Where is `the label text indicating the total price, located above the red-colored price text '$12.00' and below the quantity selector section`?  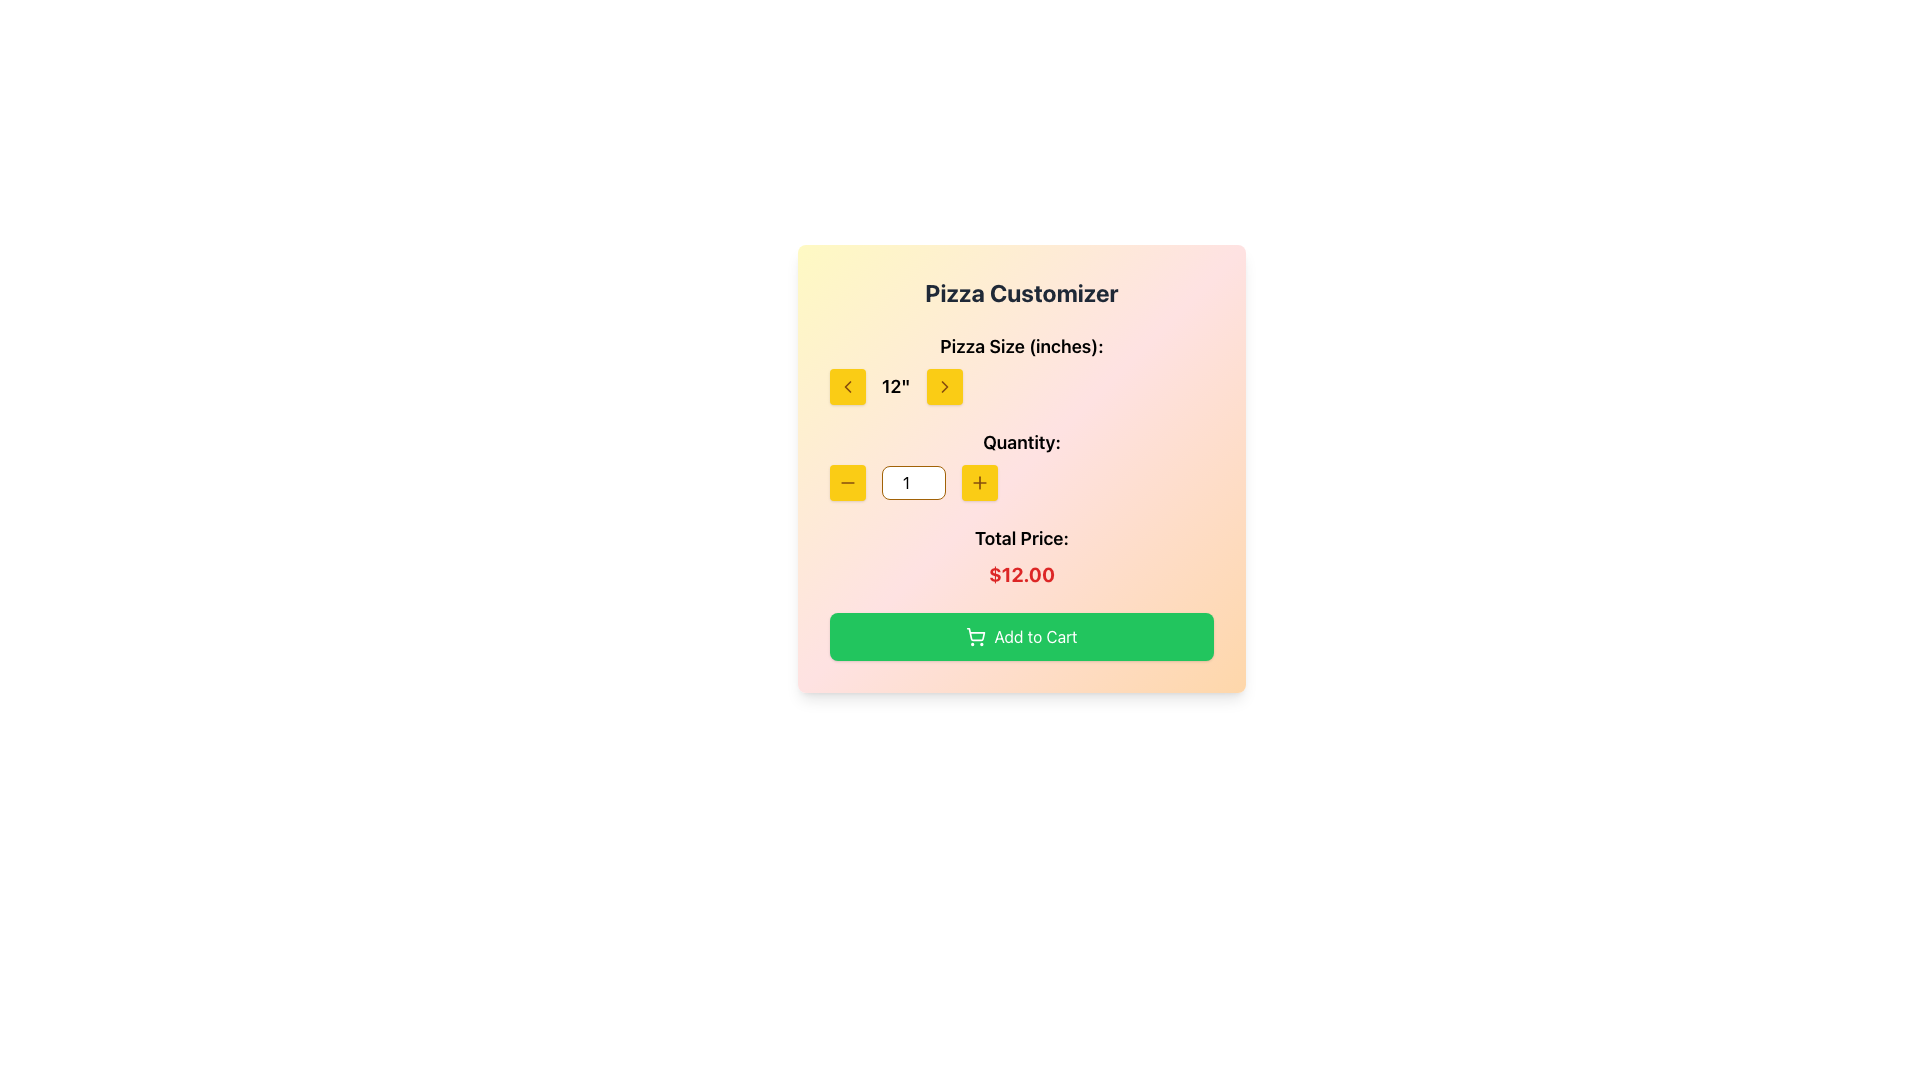
the label text indicating the total price, located above the red-colored price text '$12.00' and below the quantity selector section is located at coordinates (1022, 538).